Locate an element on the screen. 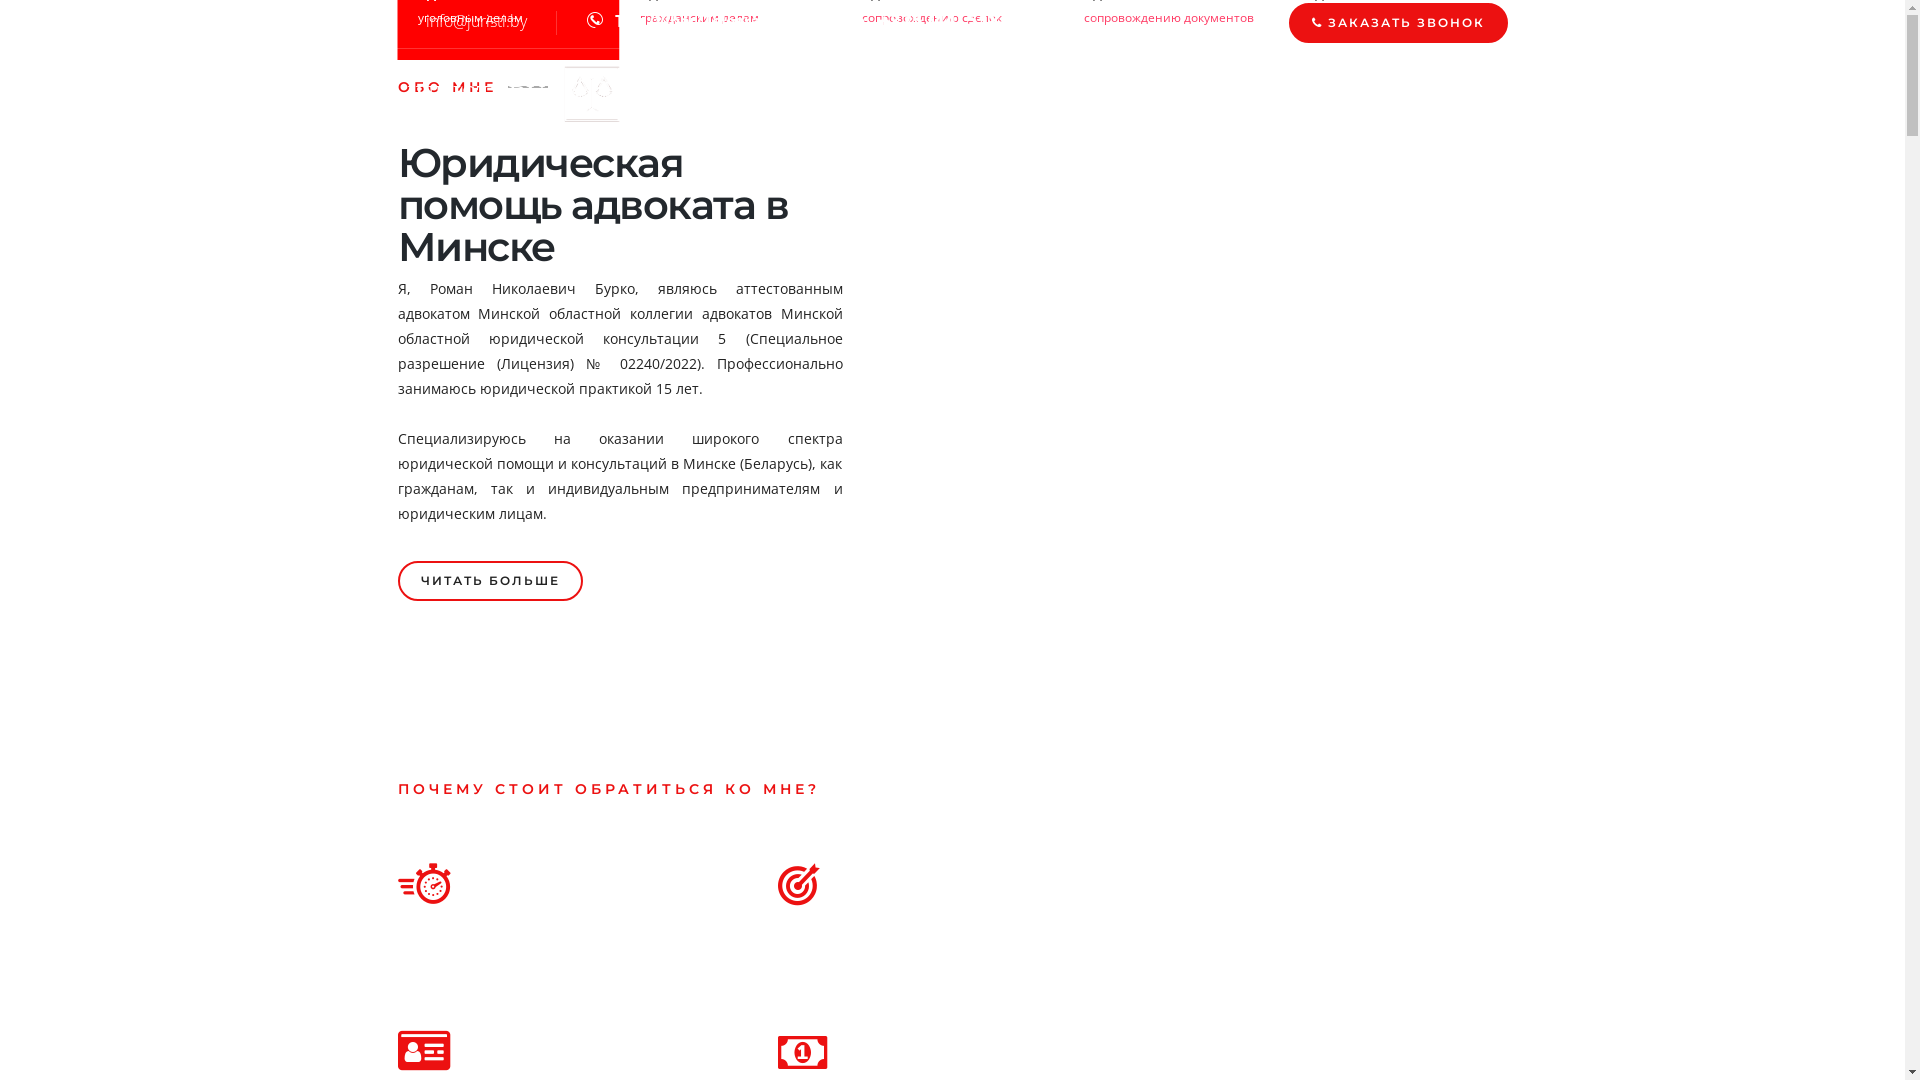 The width and height of the screenshot is (1920, 1080). 'Viber' is located at coordinates (674, 20).